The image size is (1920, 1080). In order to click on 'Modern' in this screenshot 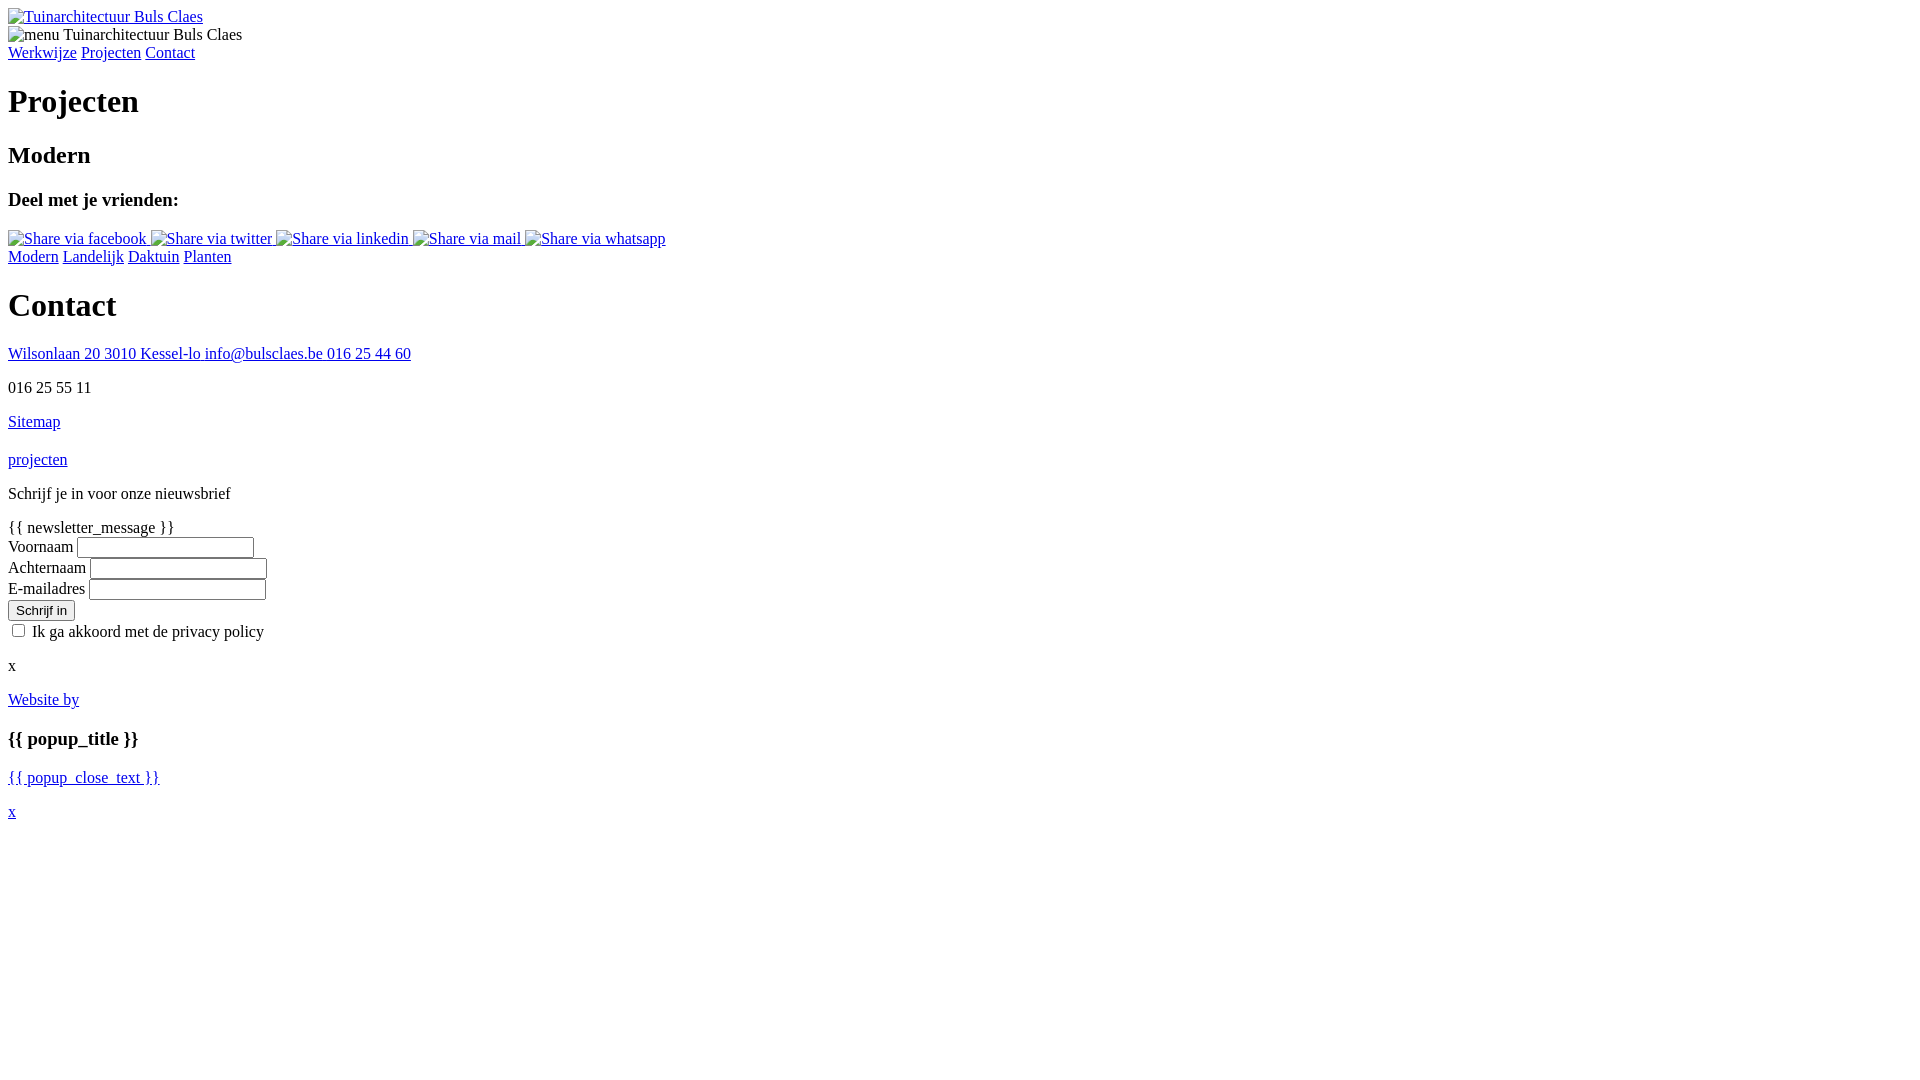, I will do `click(33, 255)`.